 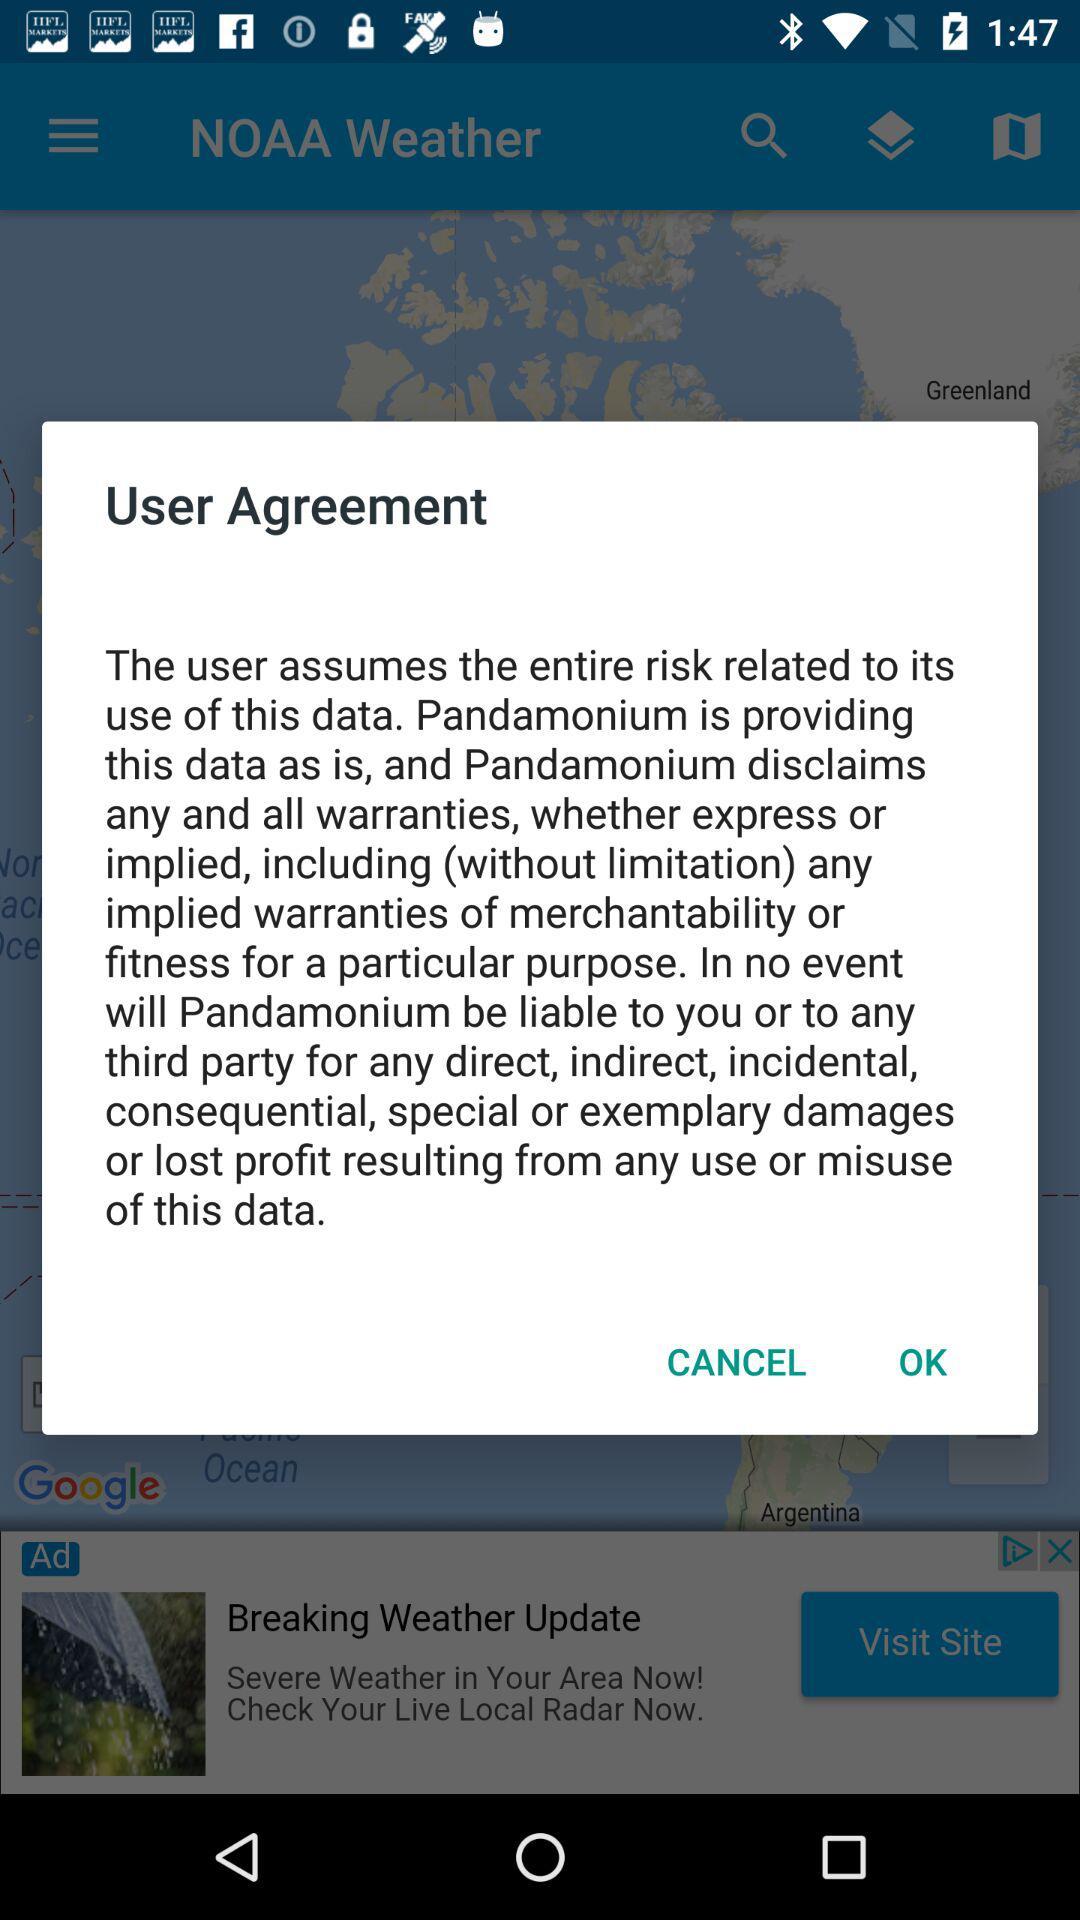 I want to click on the icon below the the user assumes, so click(x=736, y=1360).